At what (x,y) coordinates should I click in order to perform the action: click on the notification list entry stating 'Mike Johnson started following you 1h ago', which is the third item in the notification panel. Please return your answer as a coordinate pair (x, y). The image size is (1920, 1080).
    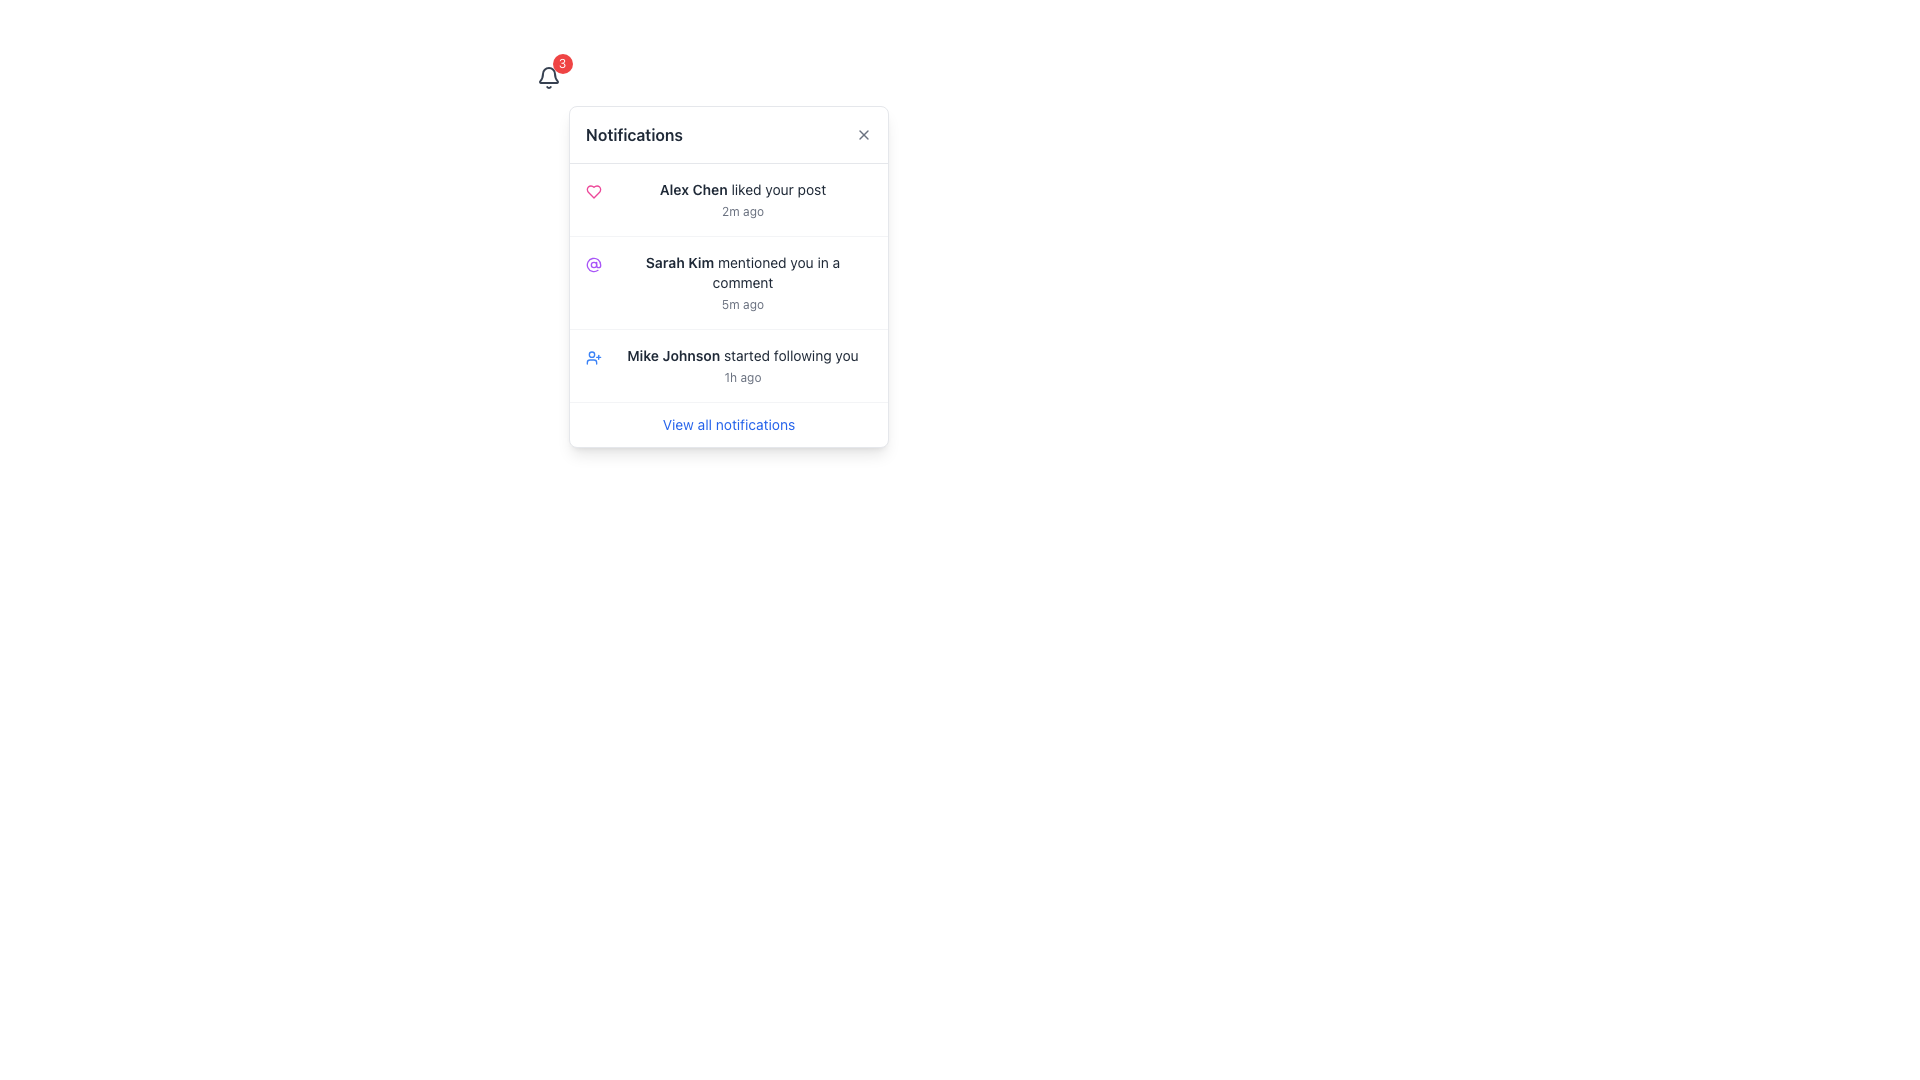
    Looking at the image, I should click on (728, 366).